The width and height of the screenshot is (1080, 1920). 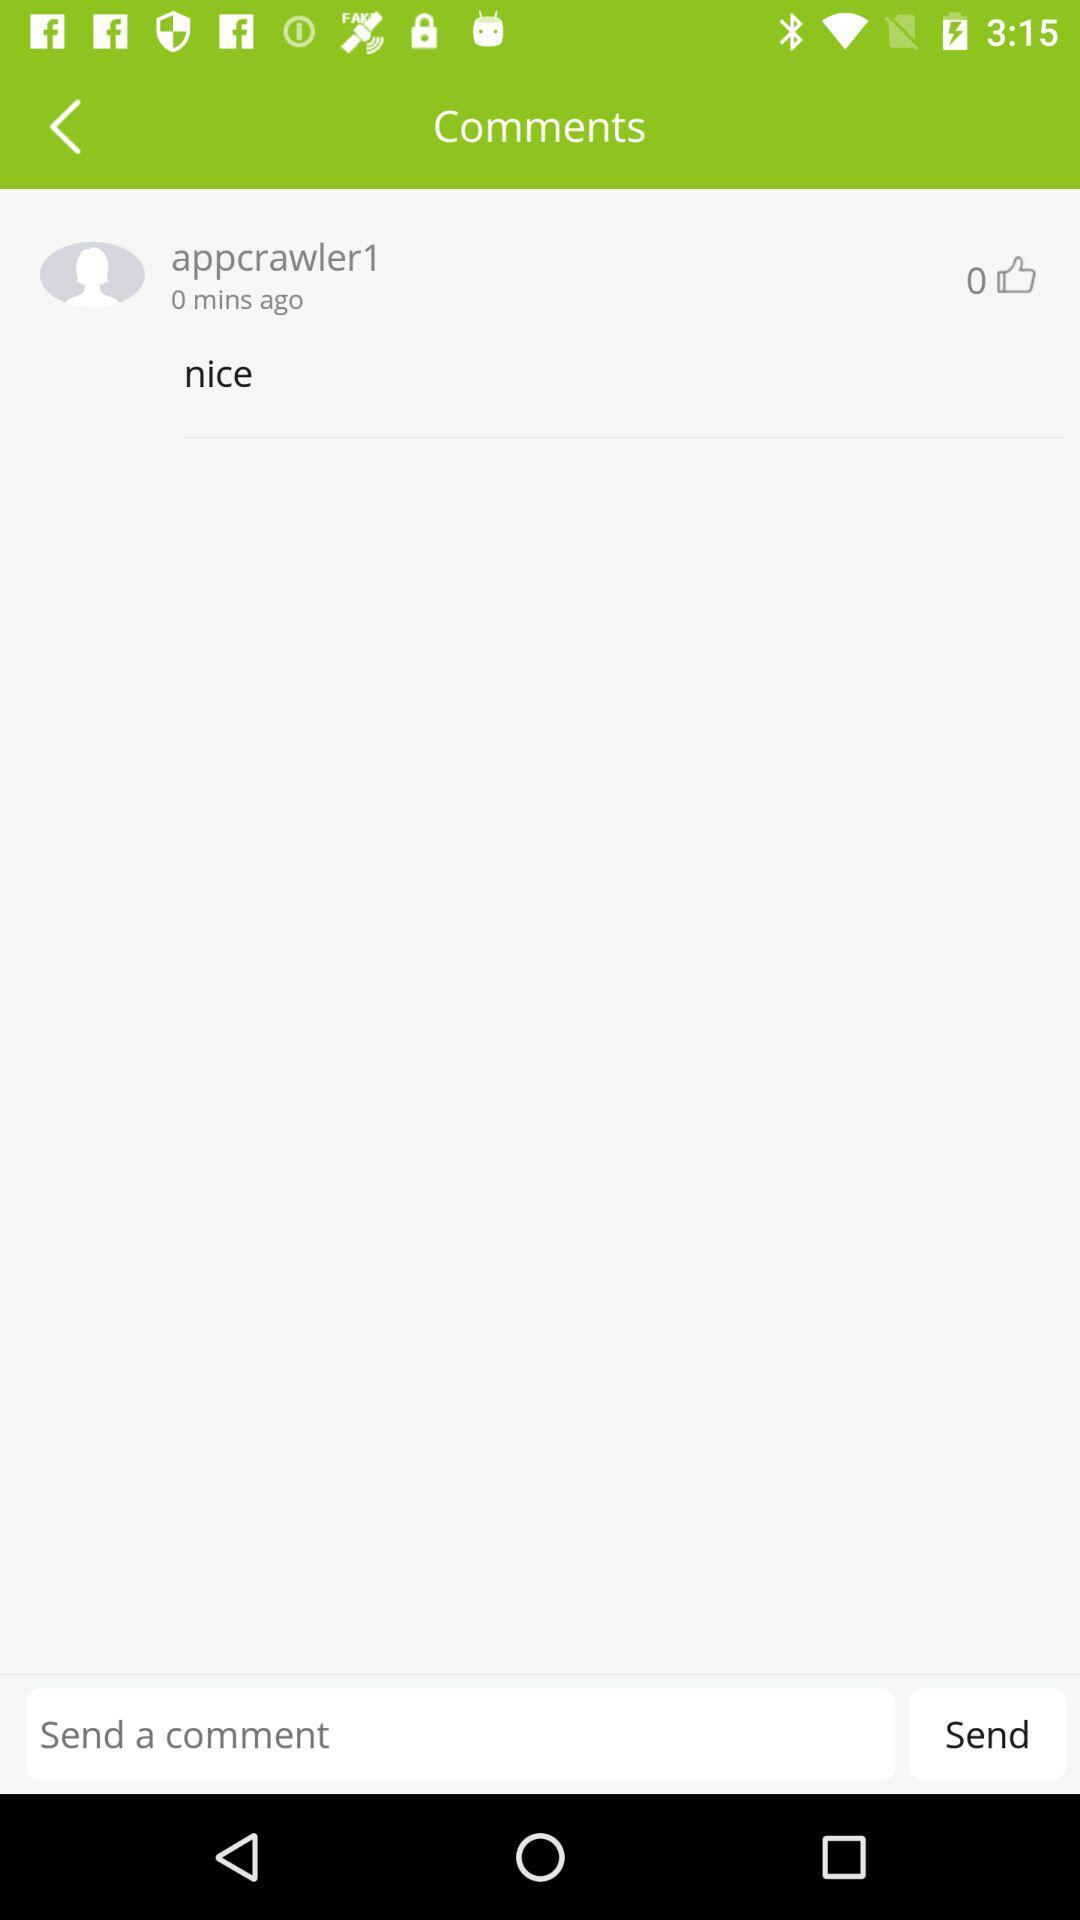 What do you see at coordinates (84, 273) in the screenshot?
I see `profile settings` at bounding box center [84, 273].